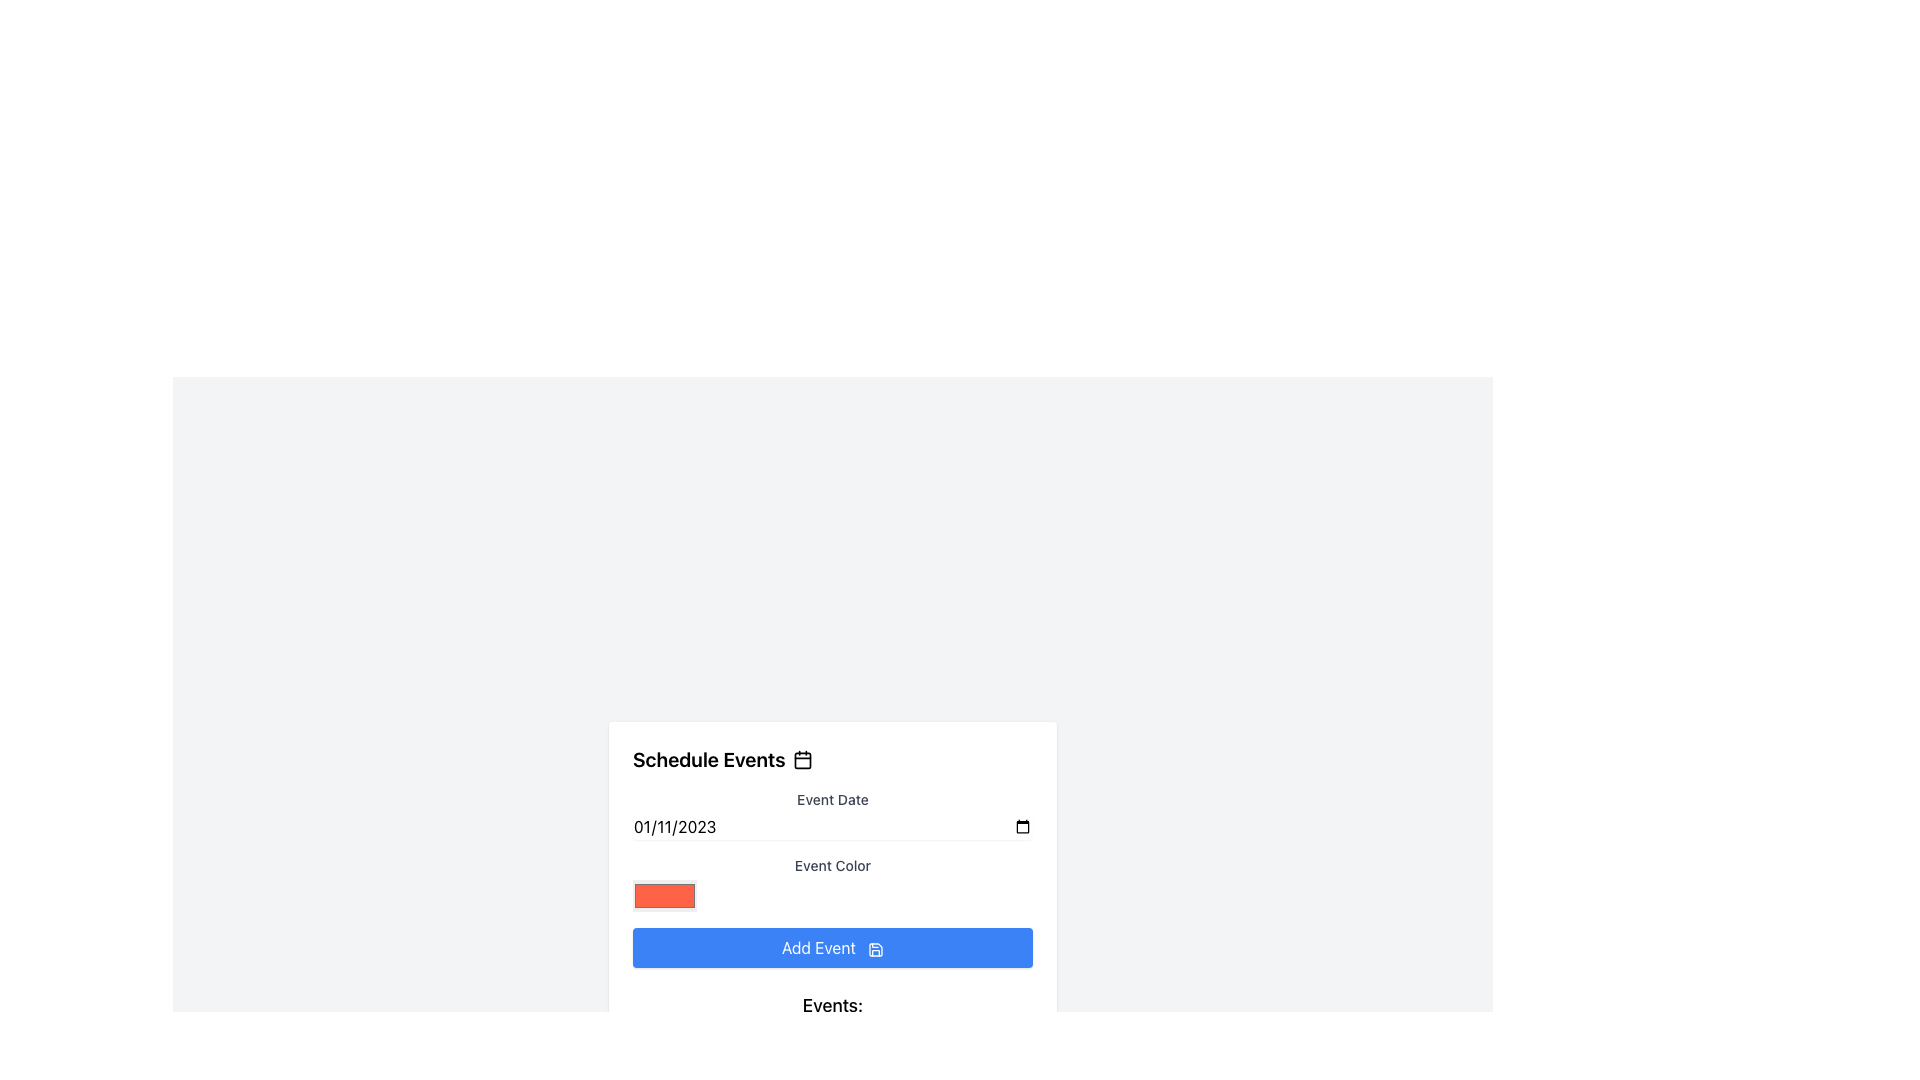 The height and width of the screenshot is (1080, 1920). What do you see at coordinates (876, 948) in the screenshot?
I see `the main structure of the save icon located in the middle-right portion of the 'Add Event' button` at bounding box center [876, 948].